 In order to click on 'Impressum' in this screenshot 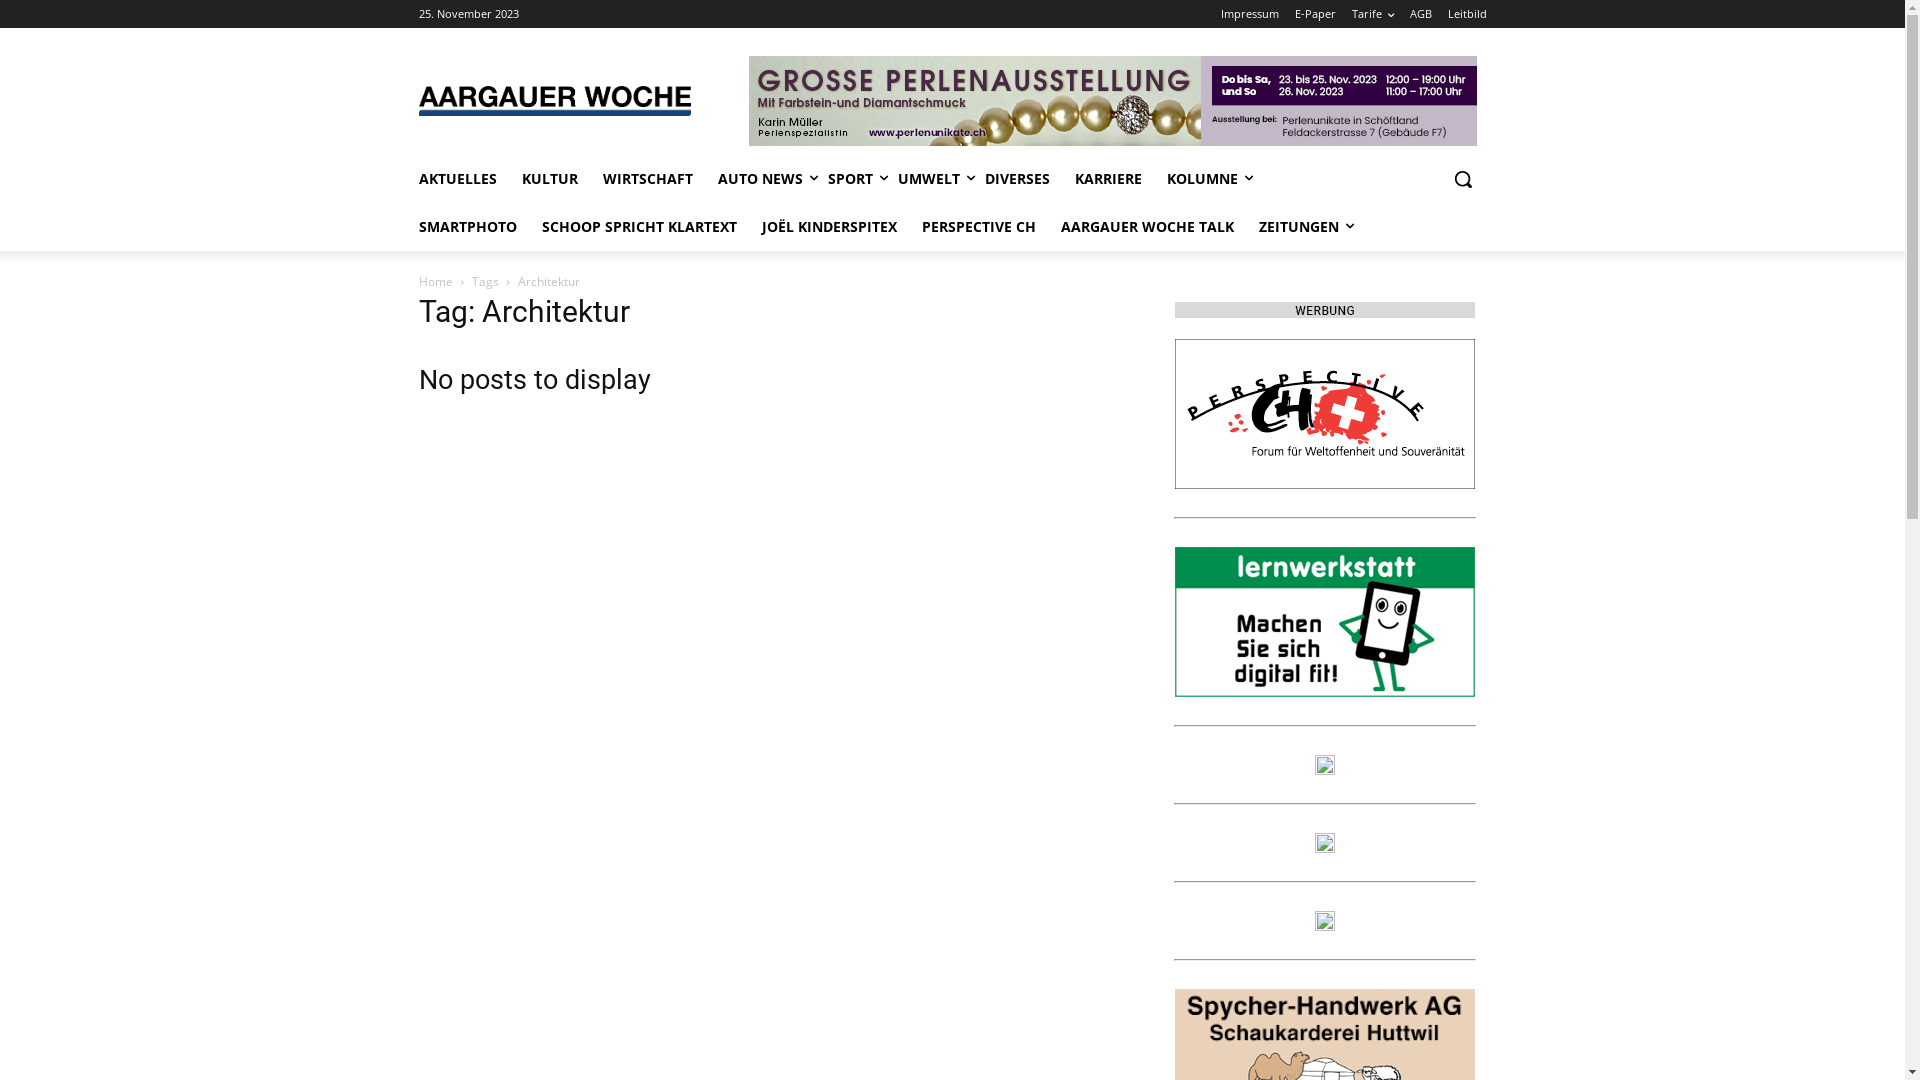, I will do `click(1247, 14)`.